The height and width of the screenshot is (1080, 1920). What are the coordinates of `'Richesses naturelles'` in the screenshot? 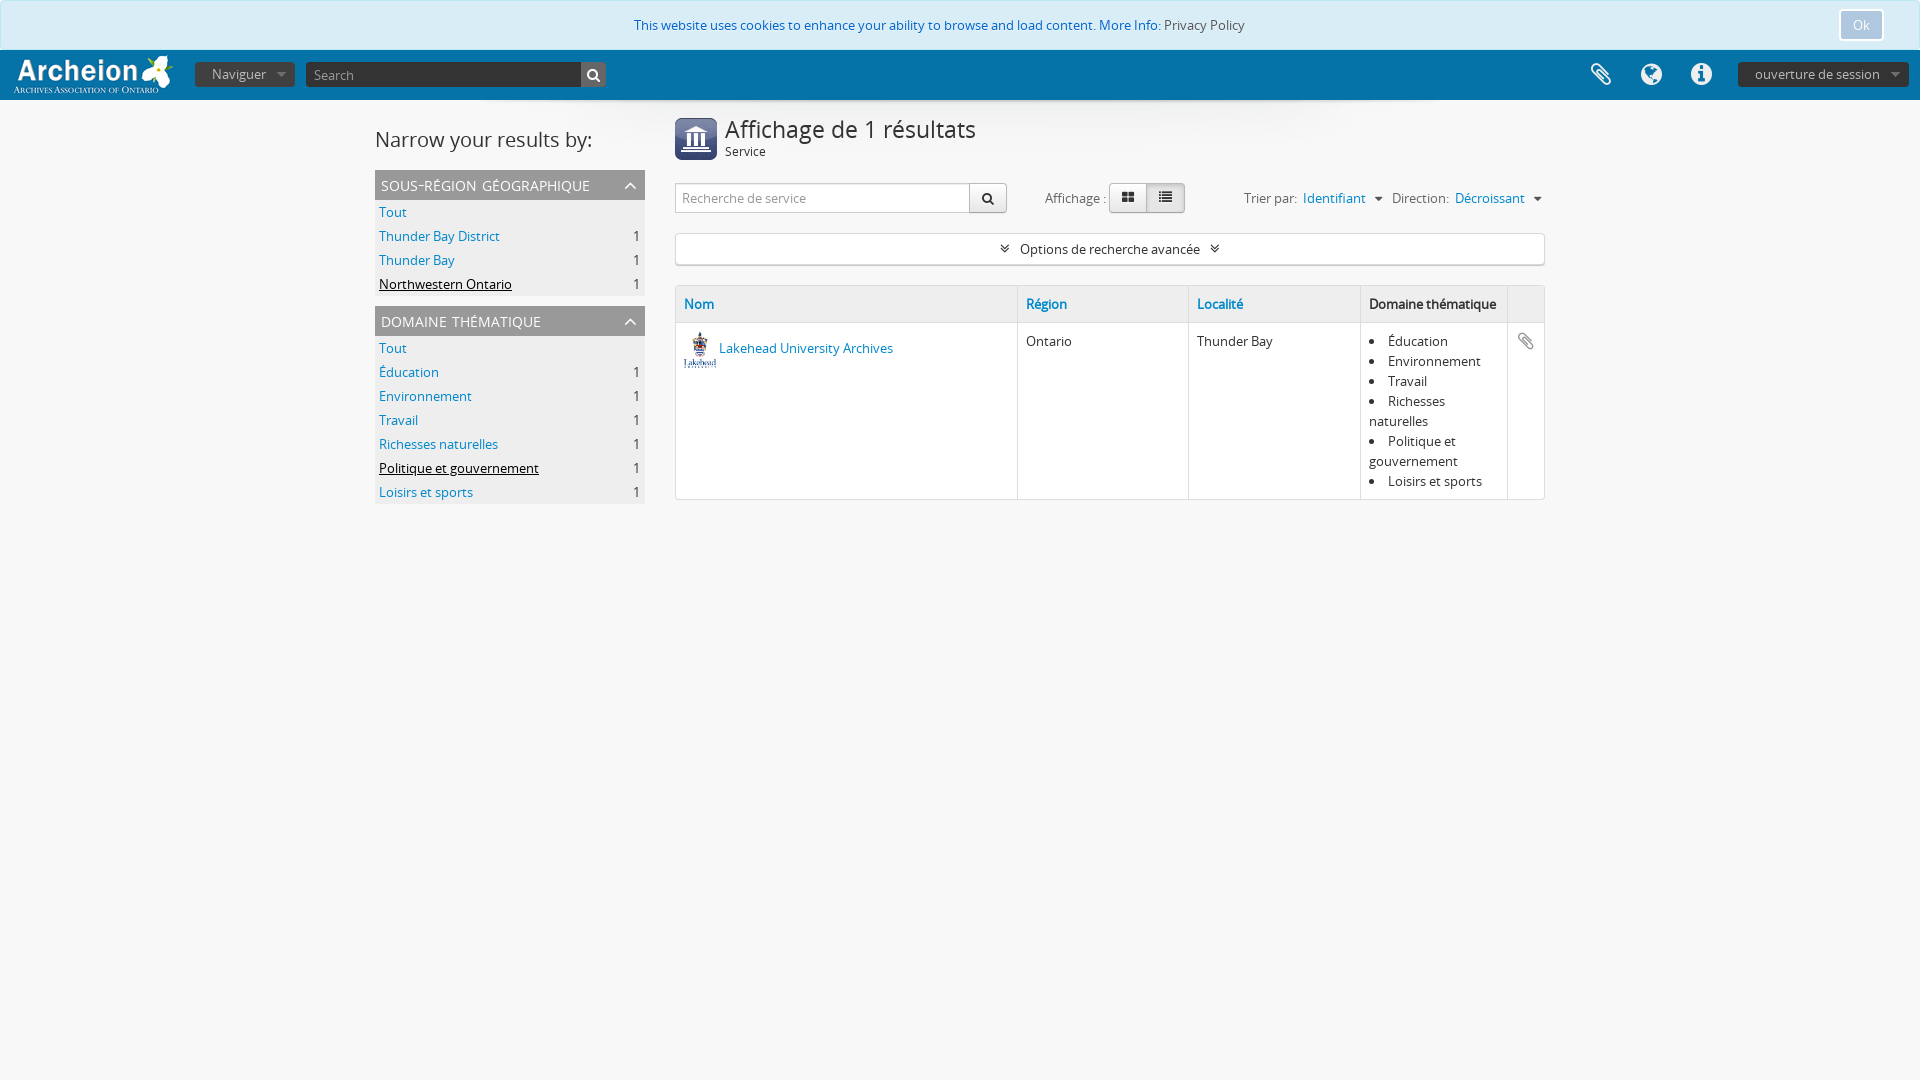 It's located at (437, 442).